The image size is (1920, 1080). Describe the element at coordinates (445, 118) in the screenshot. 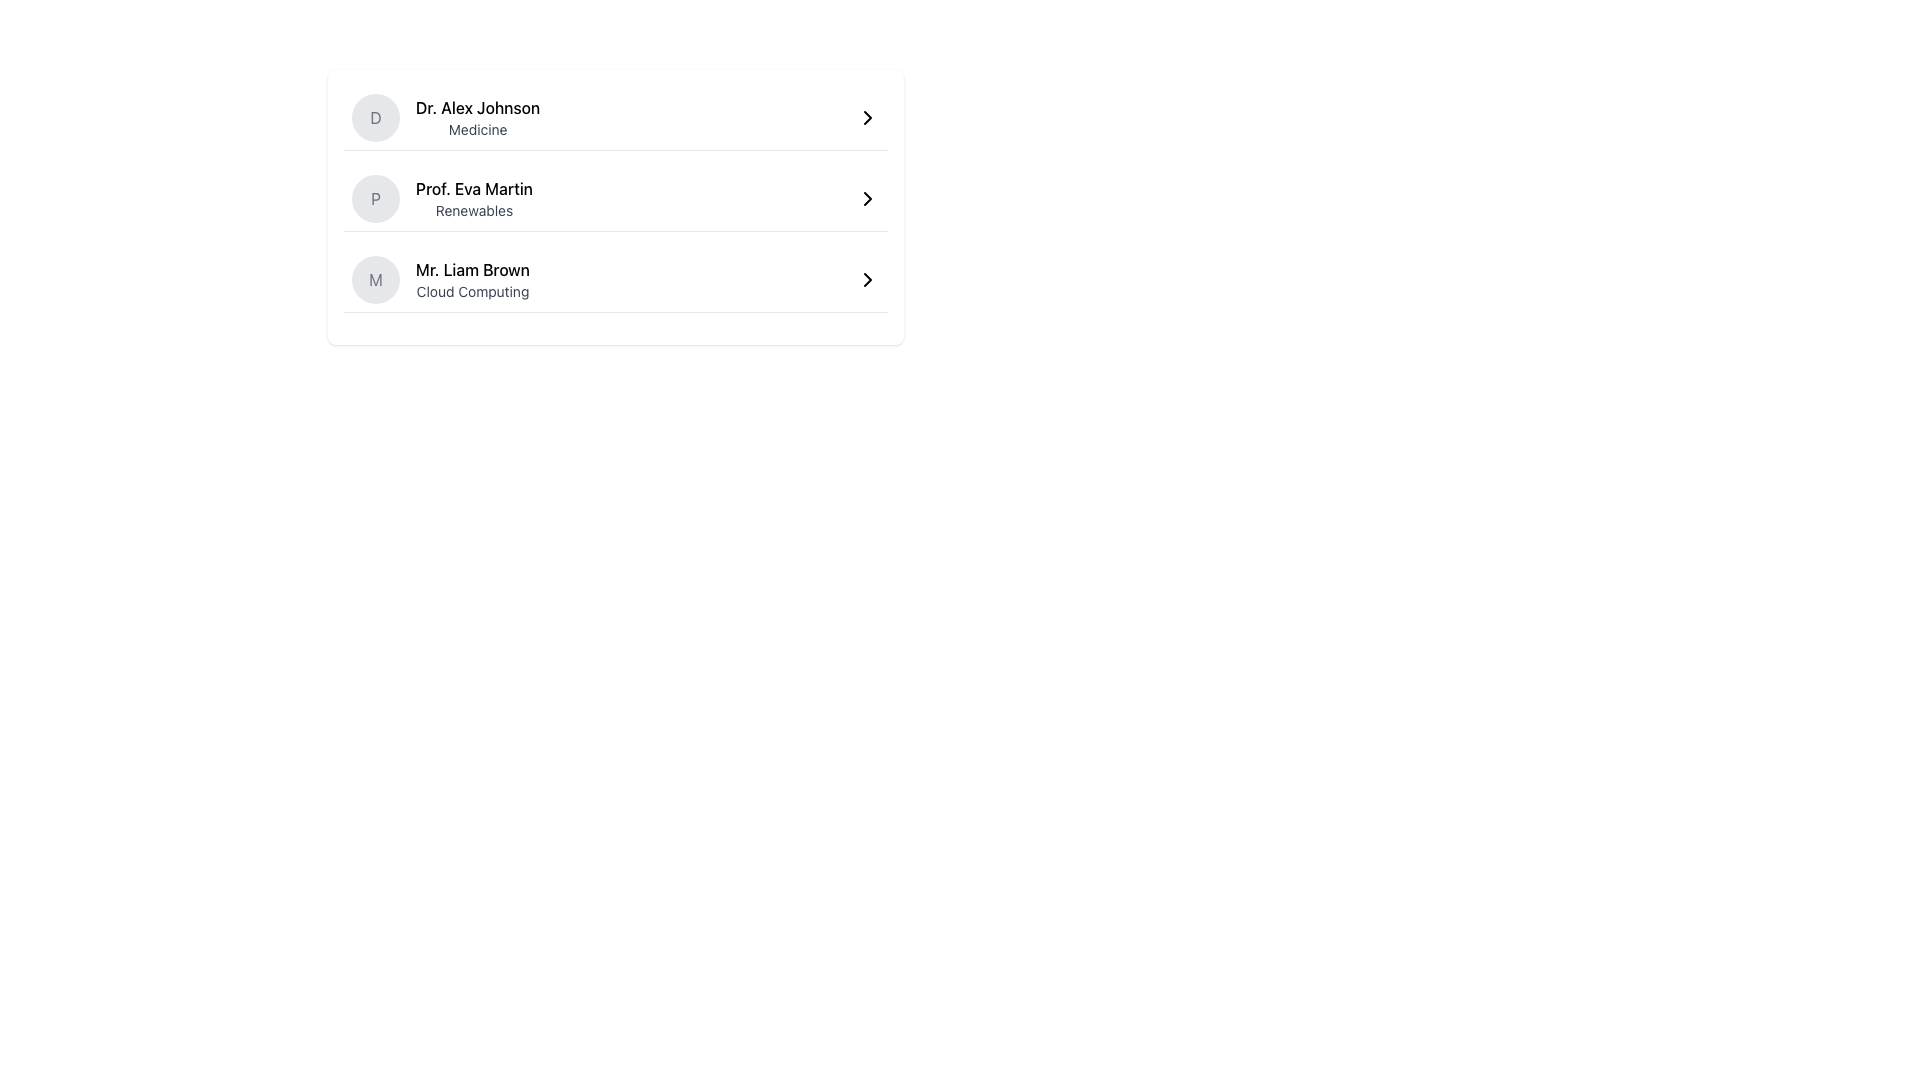

I see `the list item displaying 'Dr. Alex Johnson'` at that location.